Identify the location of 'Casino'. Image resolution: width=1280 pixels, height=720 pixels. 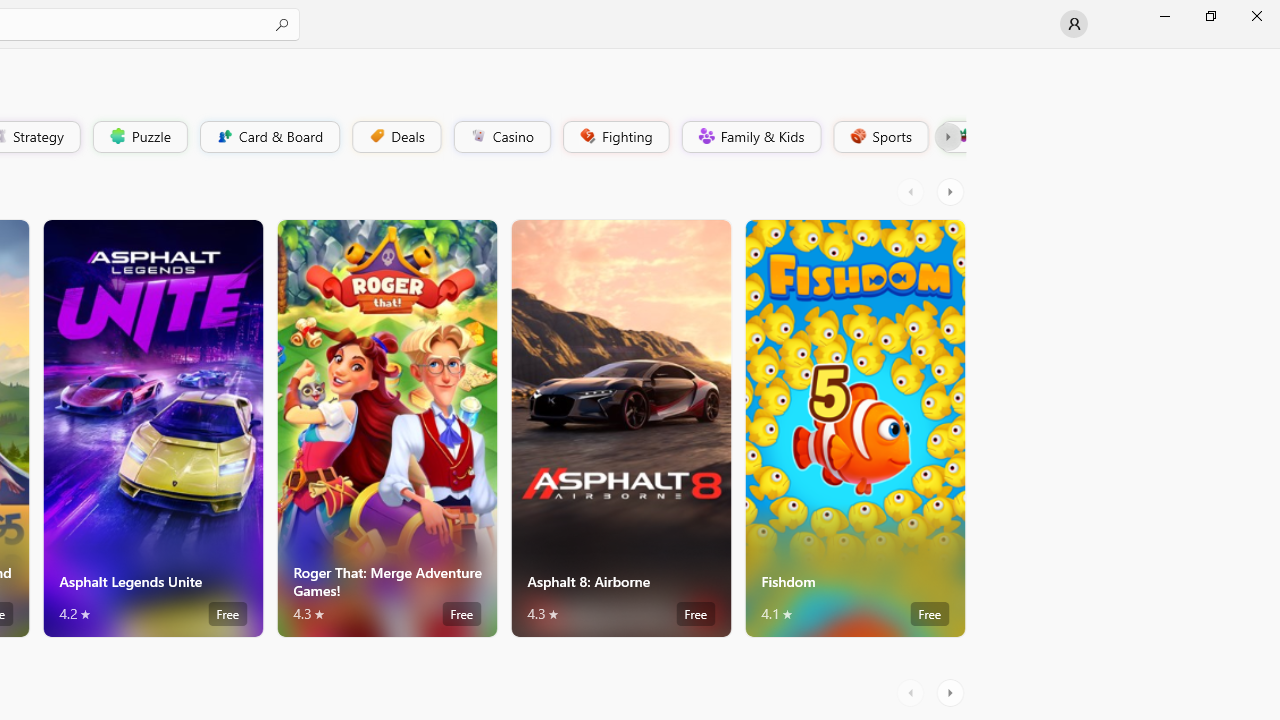
(501, 135).